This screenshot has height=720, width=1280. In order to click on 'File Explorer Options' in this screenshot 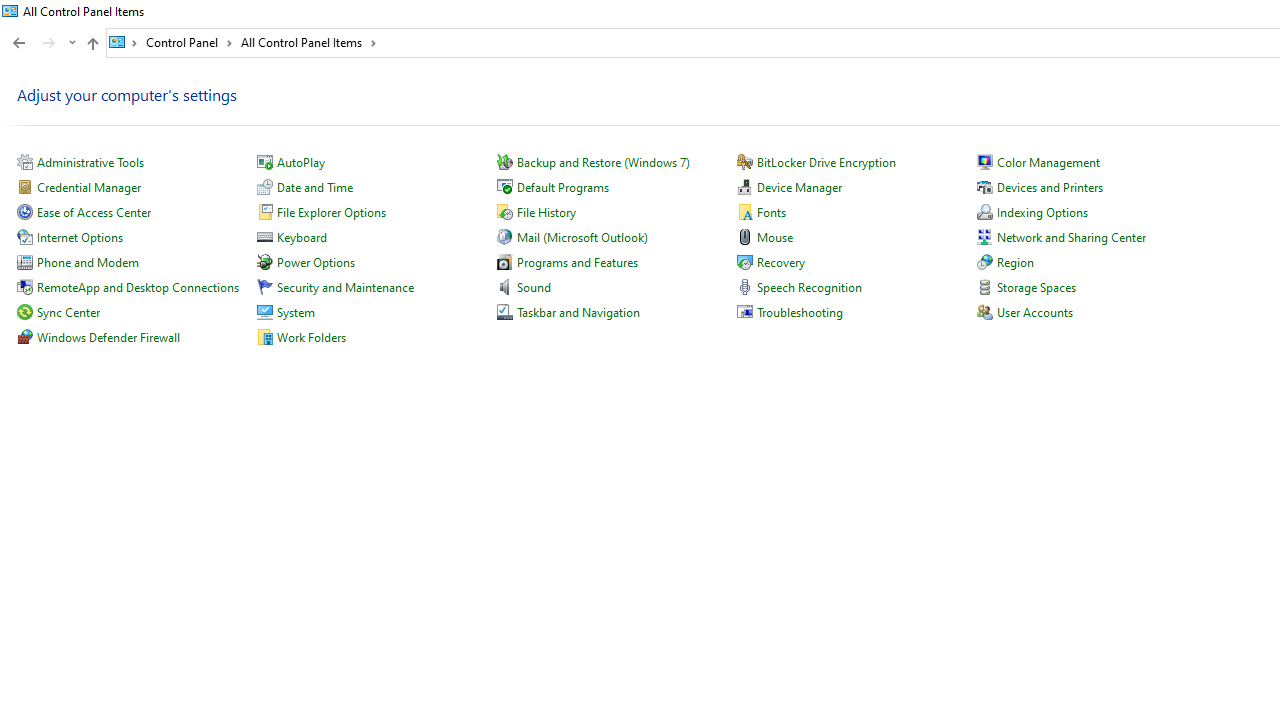, I will do `click(331, 212)`.